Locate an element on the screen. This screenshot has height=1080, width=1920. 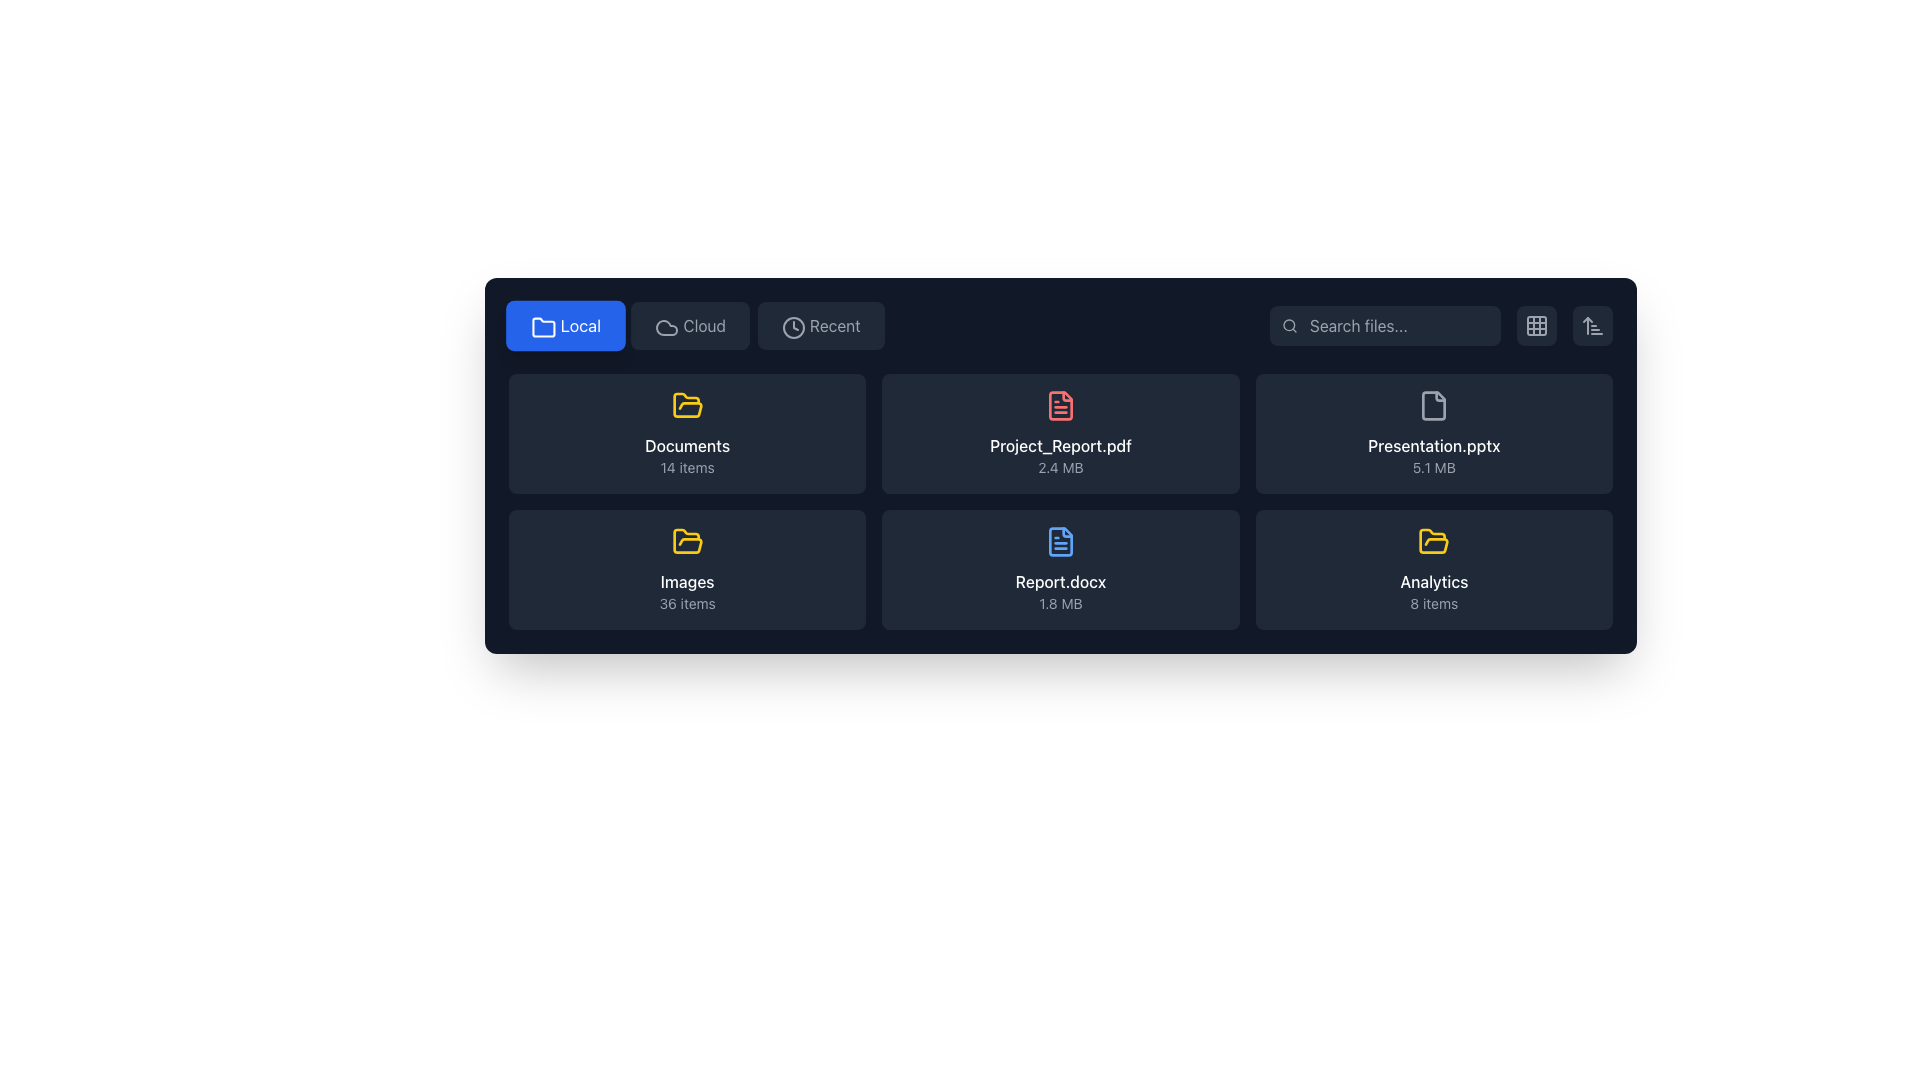
the text label 'Project_Report.pdf' for accessibility by moving the cursor to its center point is located at coordinates (1059, 445).